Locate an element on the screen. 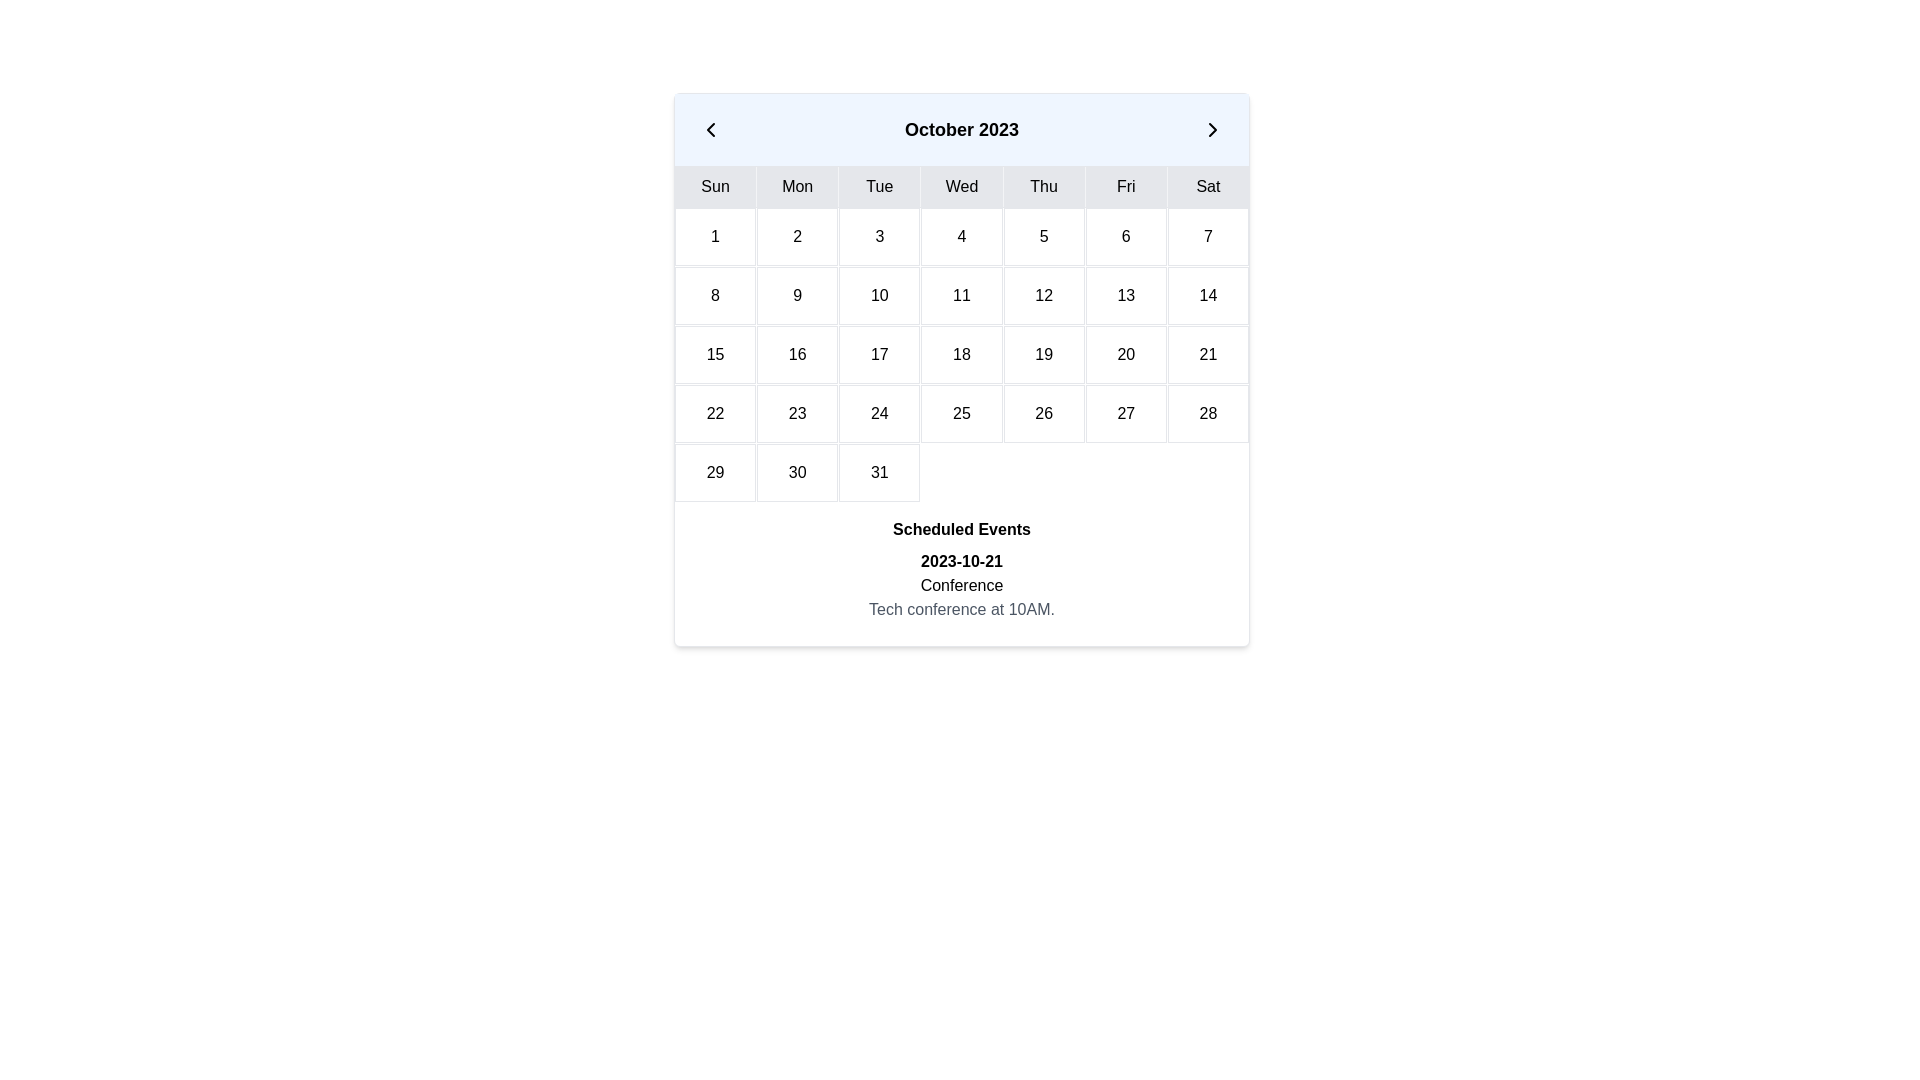 This screenshot has height=1080, width=1920. the calendar date cell representing '4' in the calendar grid is located at coordinates (961, 235).